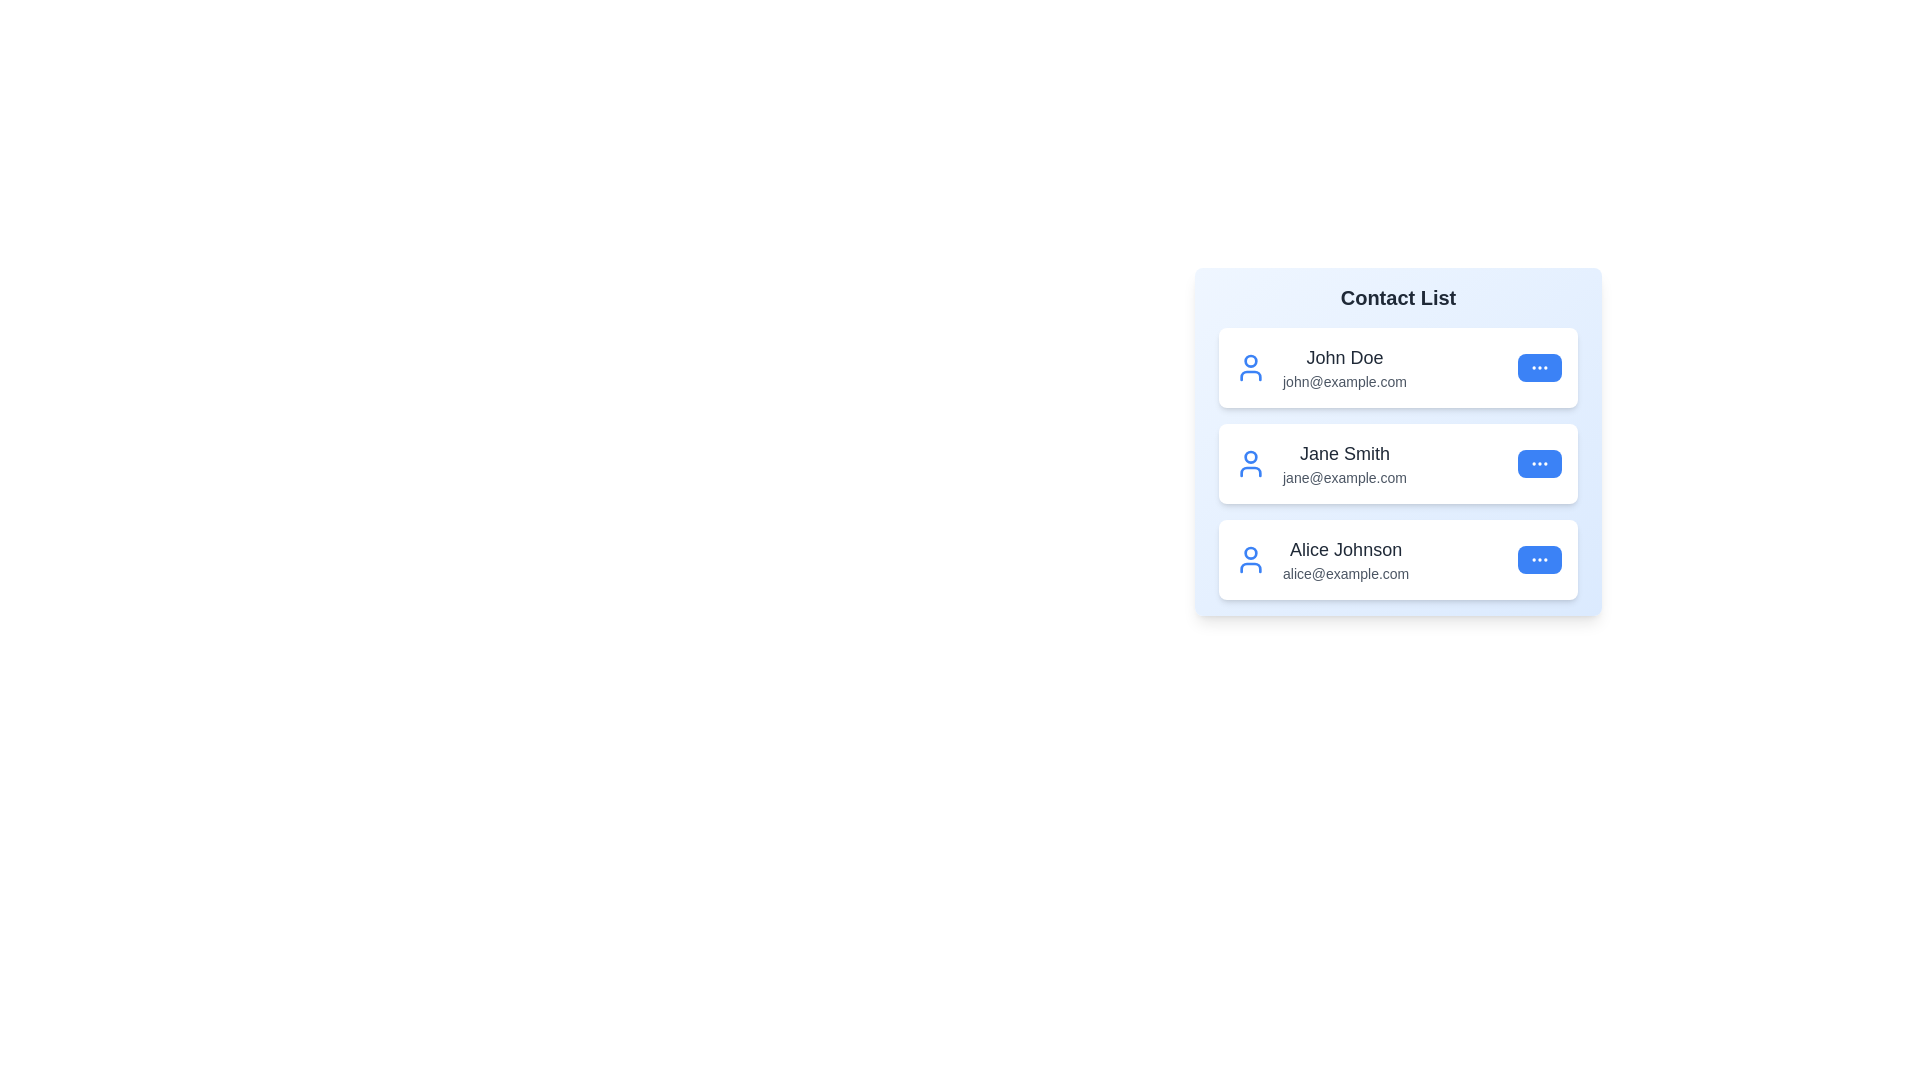 Image resolution: width=1920 pixels, height=1080 pixels. I want to click on the contact entry for John Doe, so click(1397, 367).